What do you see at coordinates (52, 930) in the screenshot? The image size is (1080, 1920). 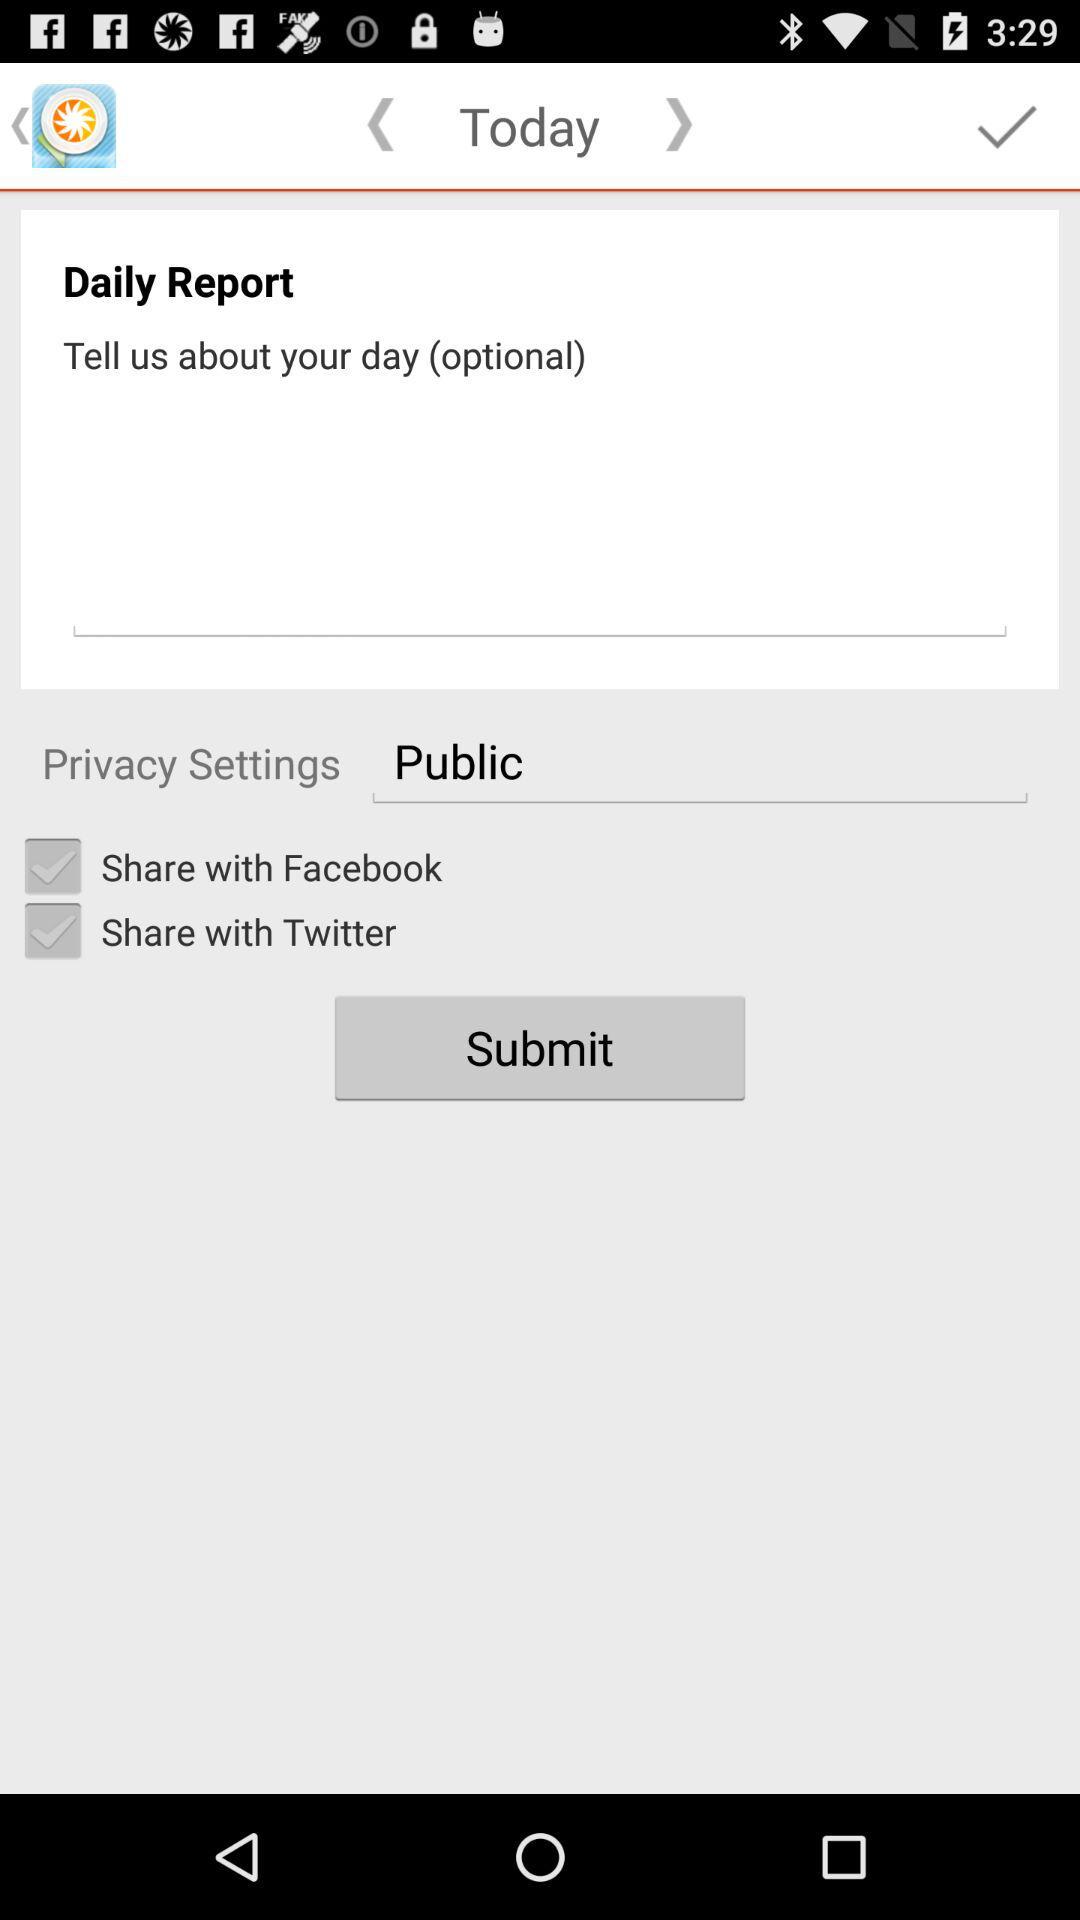 I see `tick share with twitter` at bounding box center [52, 930].